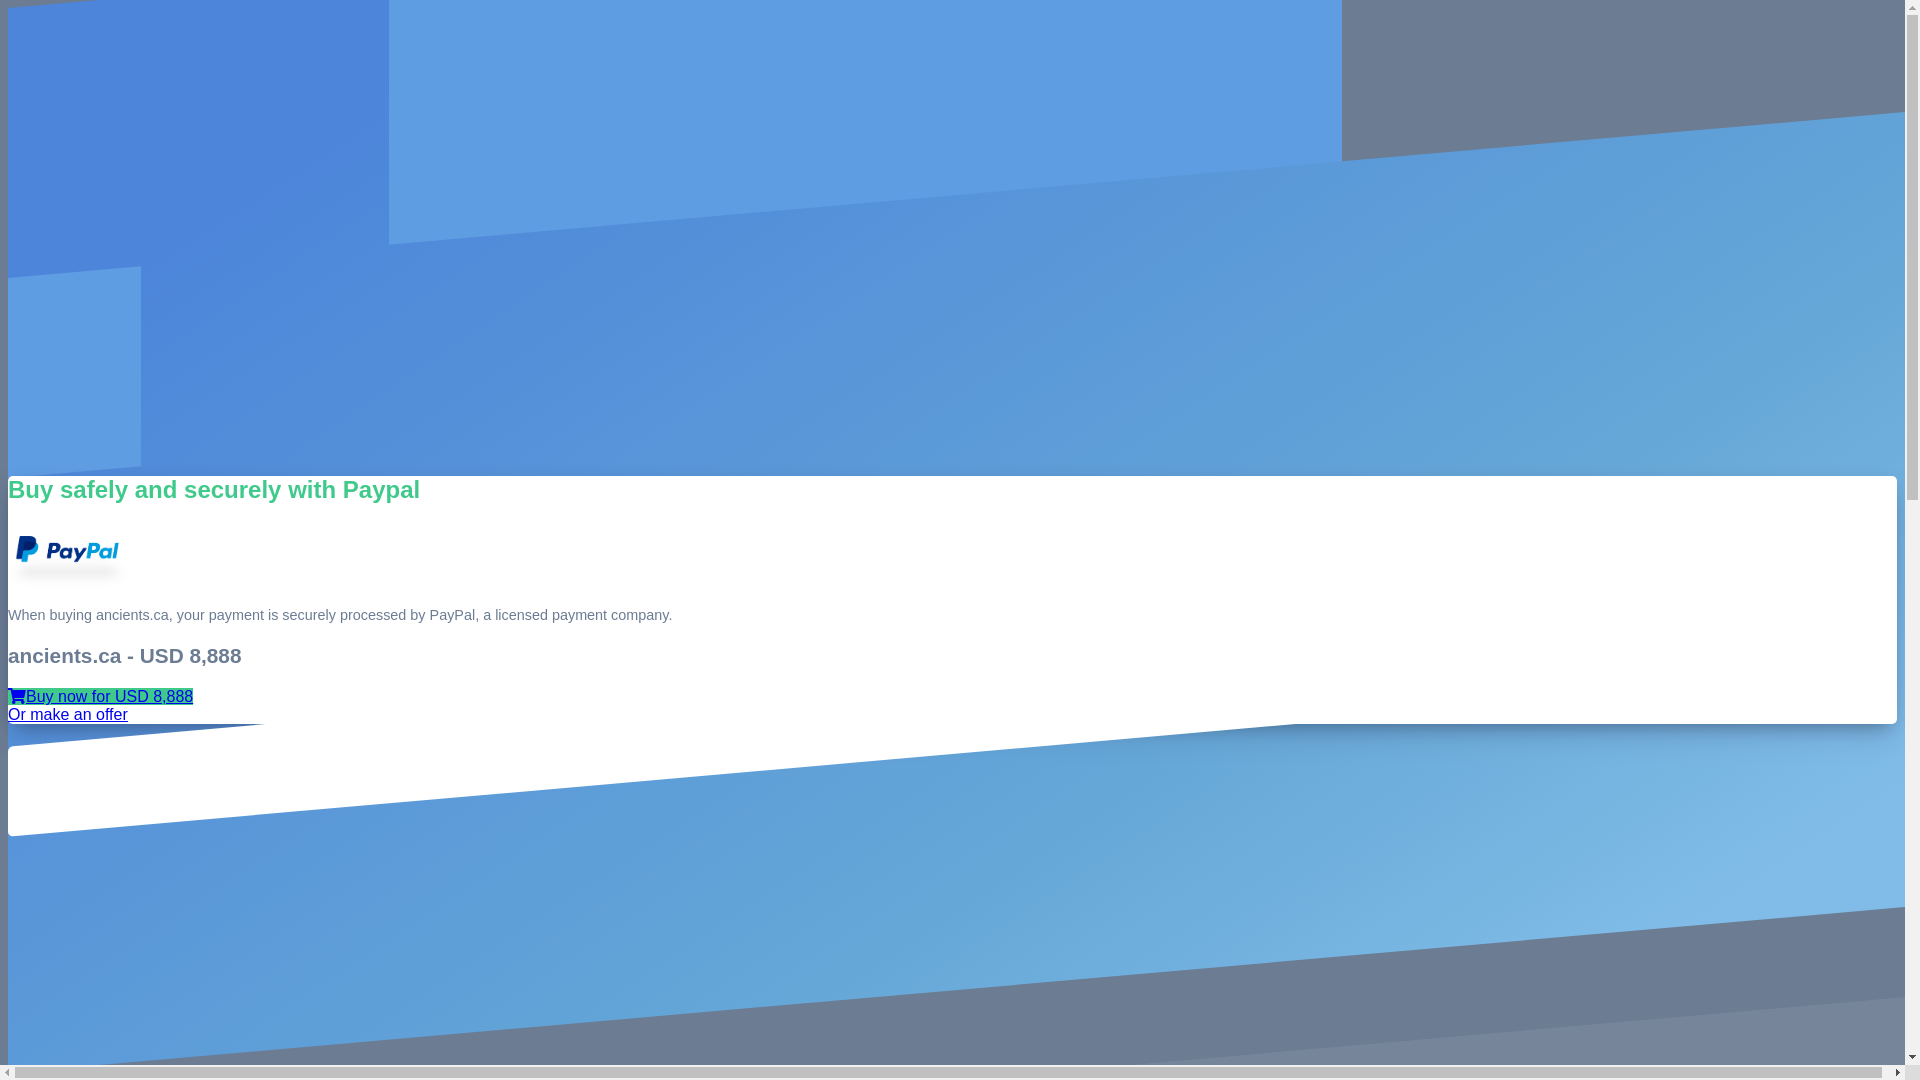 The height and width of the screenshot is (1080, 1920). What do you see at coordinates (99, 695) in the screenshot?
I see `'Buy now for USD 8,888'` at bounding box center [99, 695].